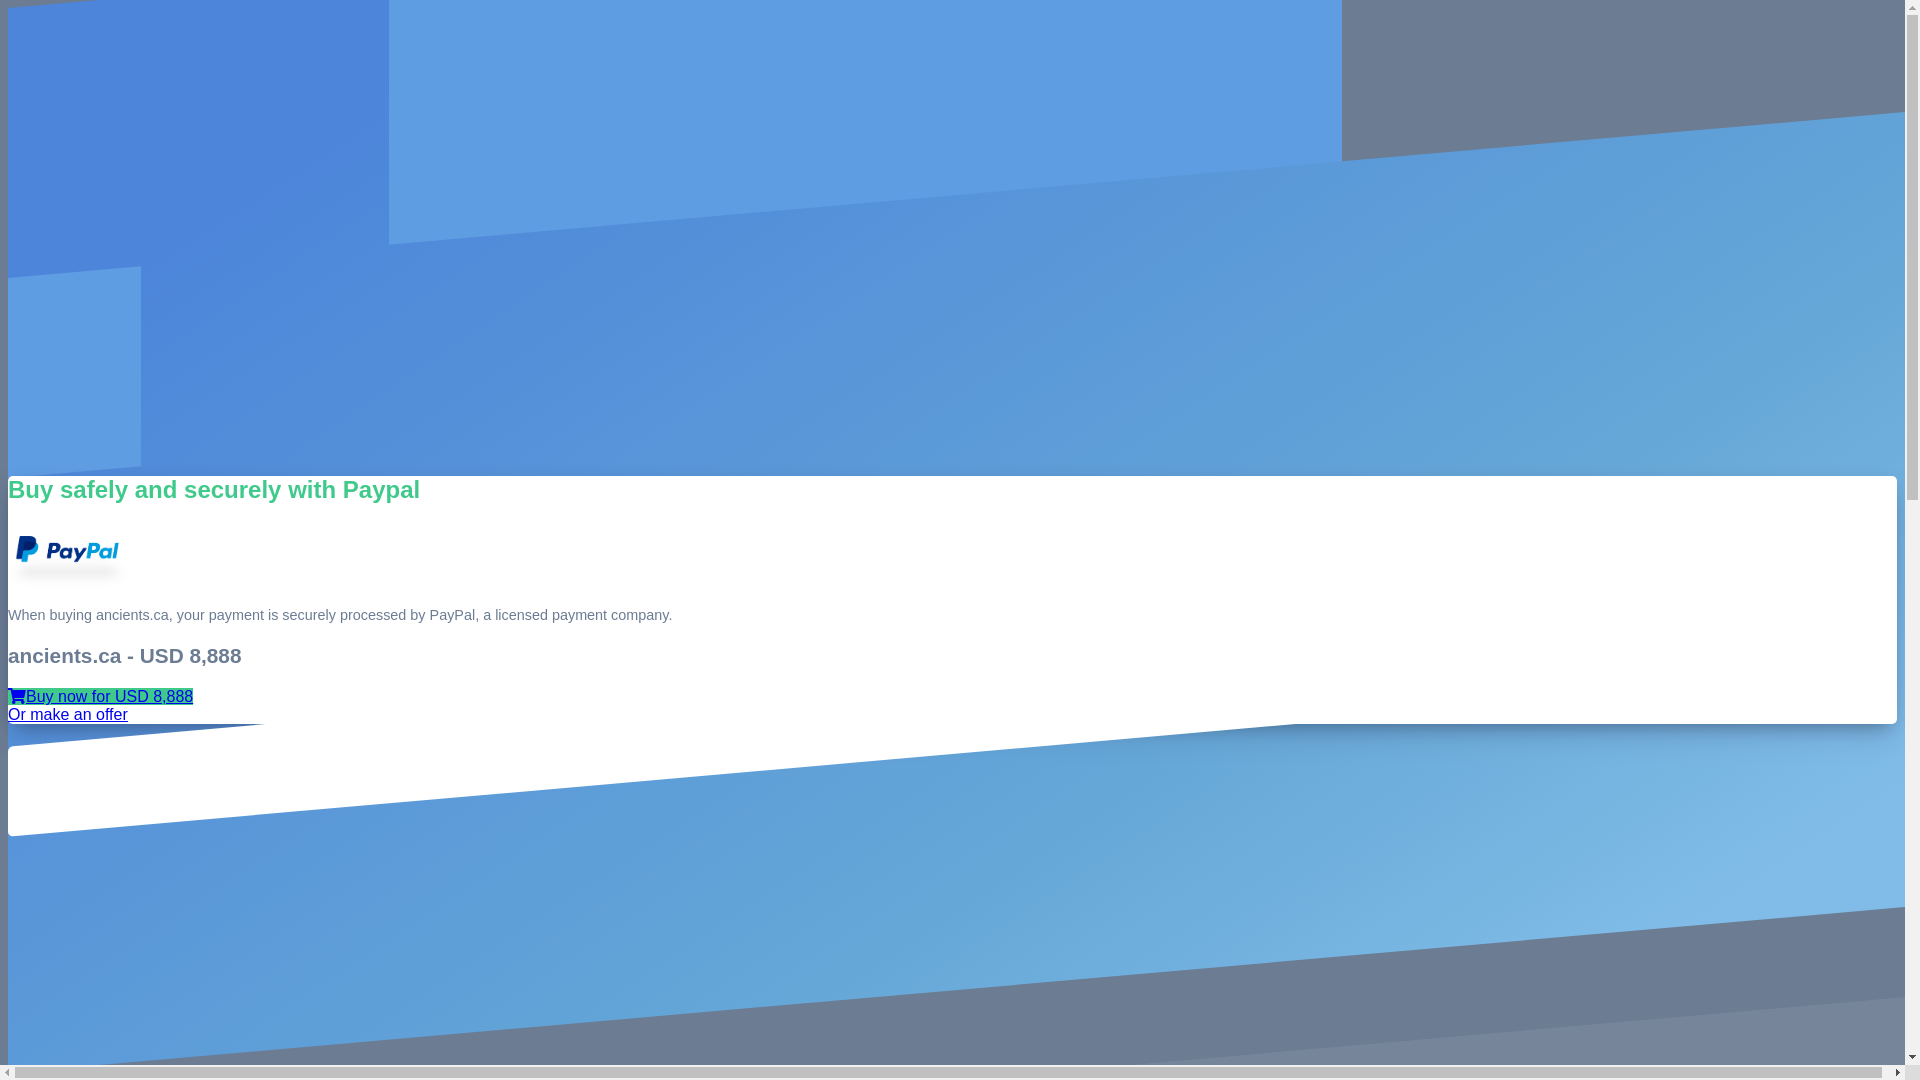 The height and width of the screenshot is (1080, 1920). What do you see at coordinates (99, 695) in the screenshot?
I see `'Buy now for USD 8,888'` at bounding box center [99, 695].